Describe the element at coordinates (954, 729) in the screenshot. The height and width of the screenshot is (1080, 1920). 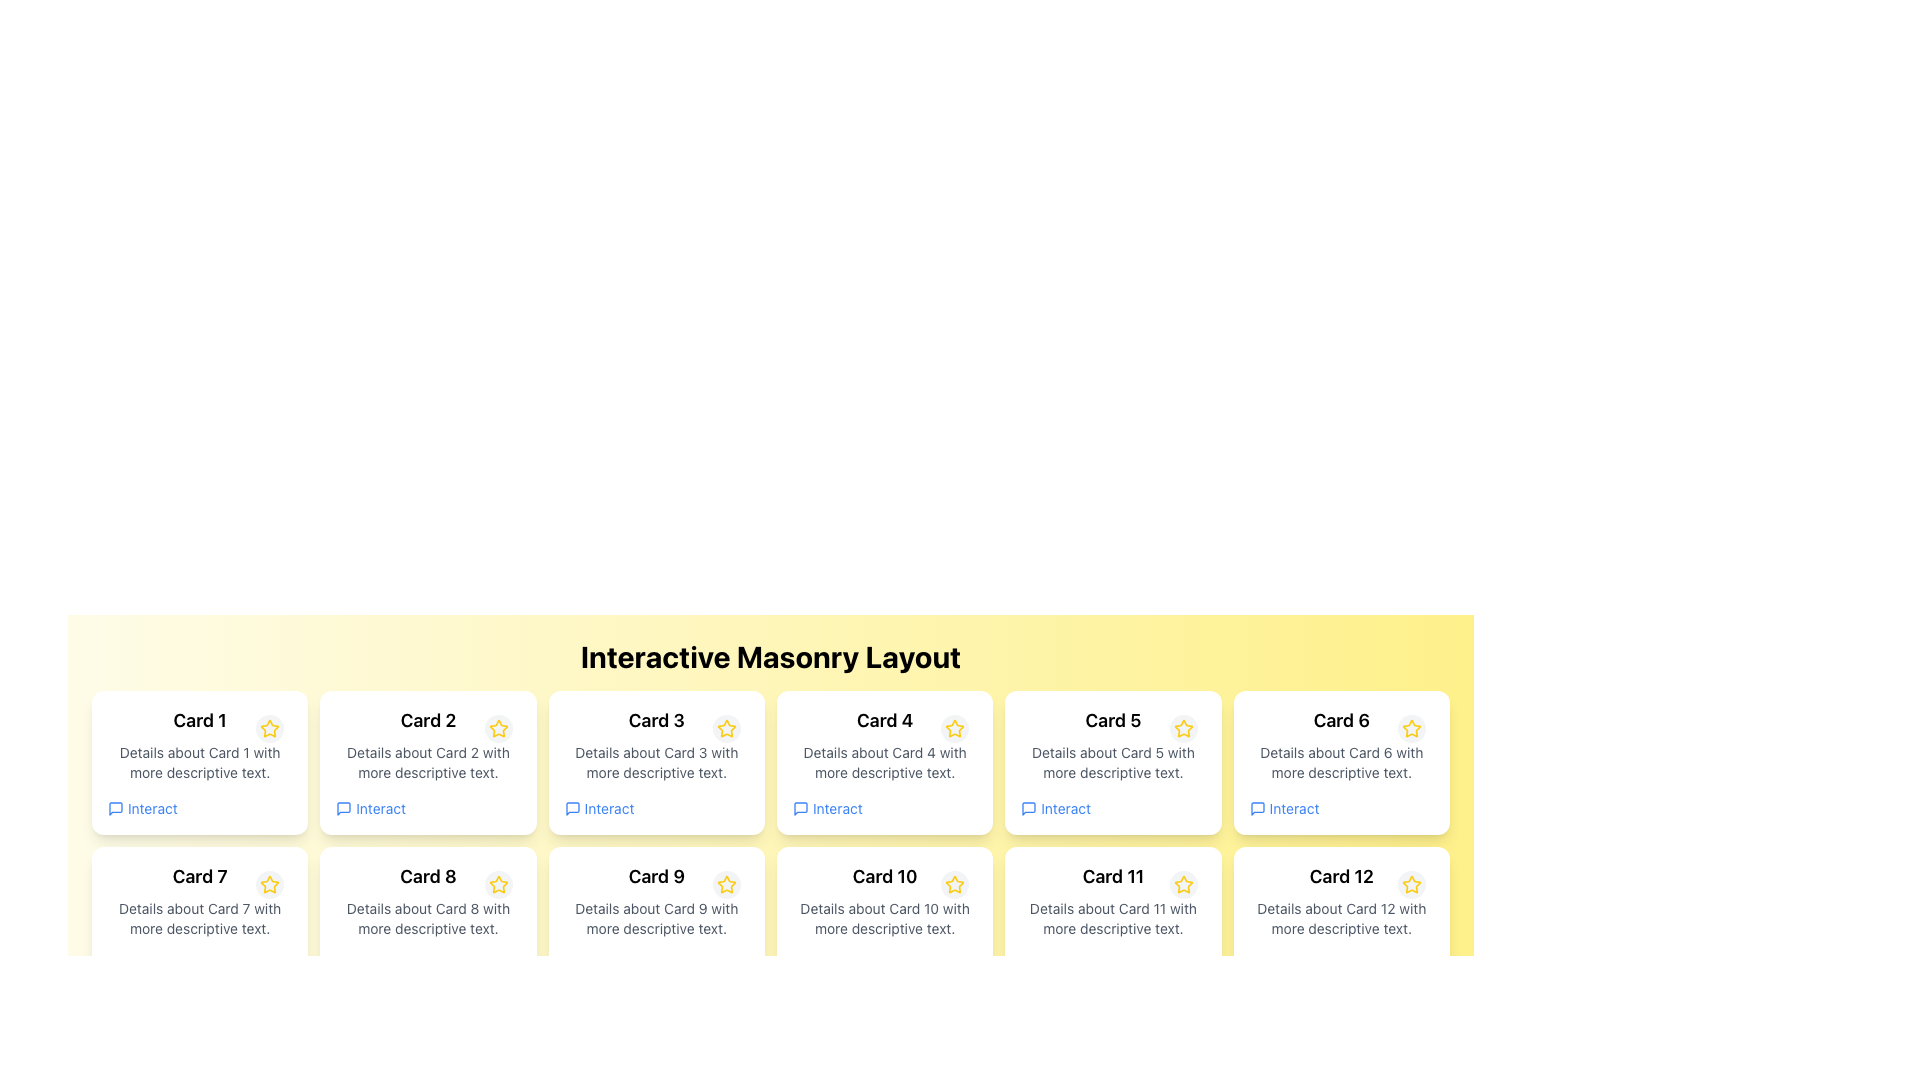
I see `the star button located in the top-right corner of 'Card 4'` at that location.